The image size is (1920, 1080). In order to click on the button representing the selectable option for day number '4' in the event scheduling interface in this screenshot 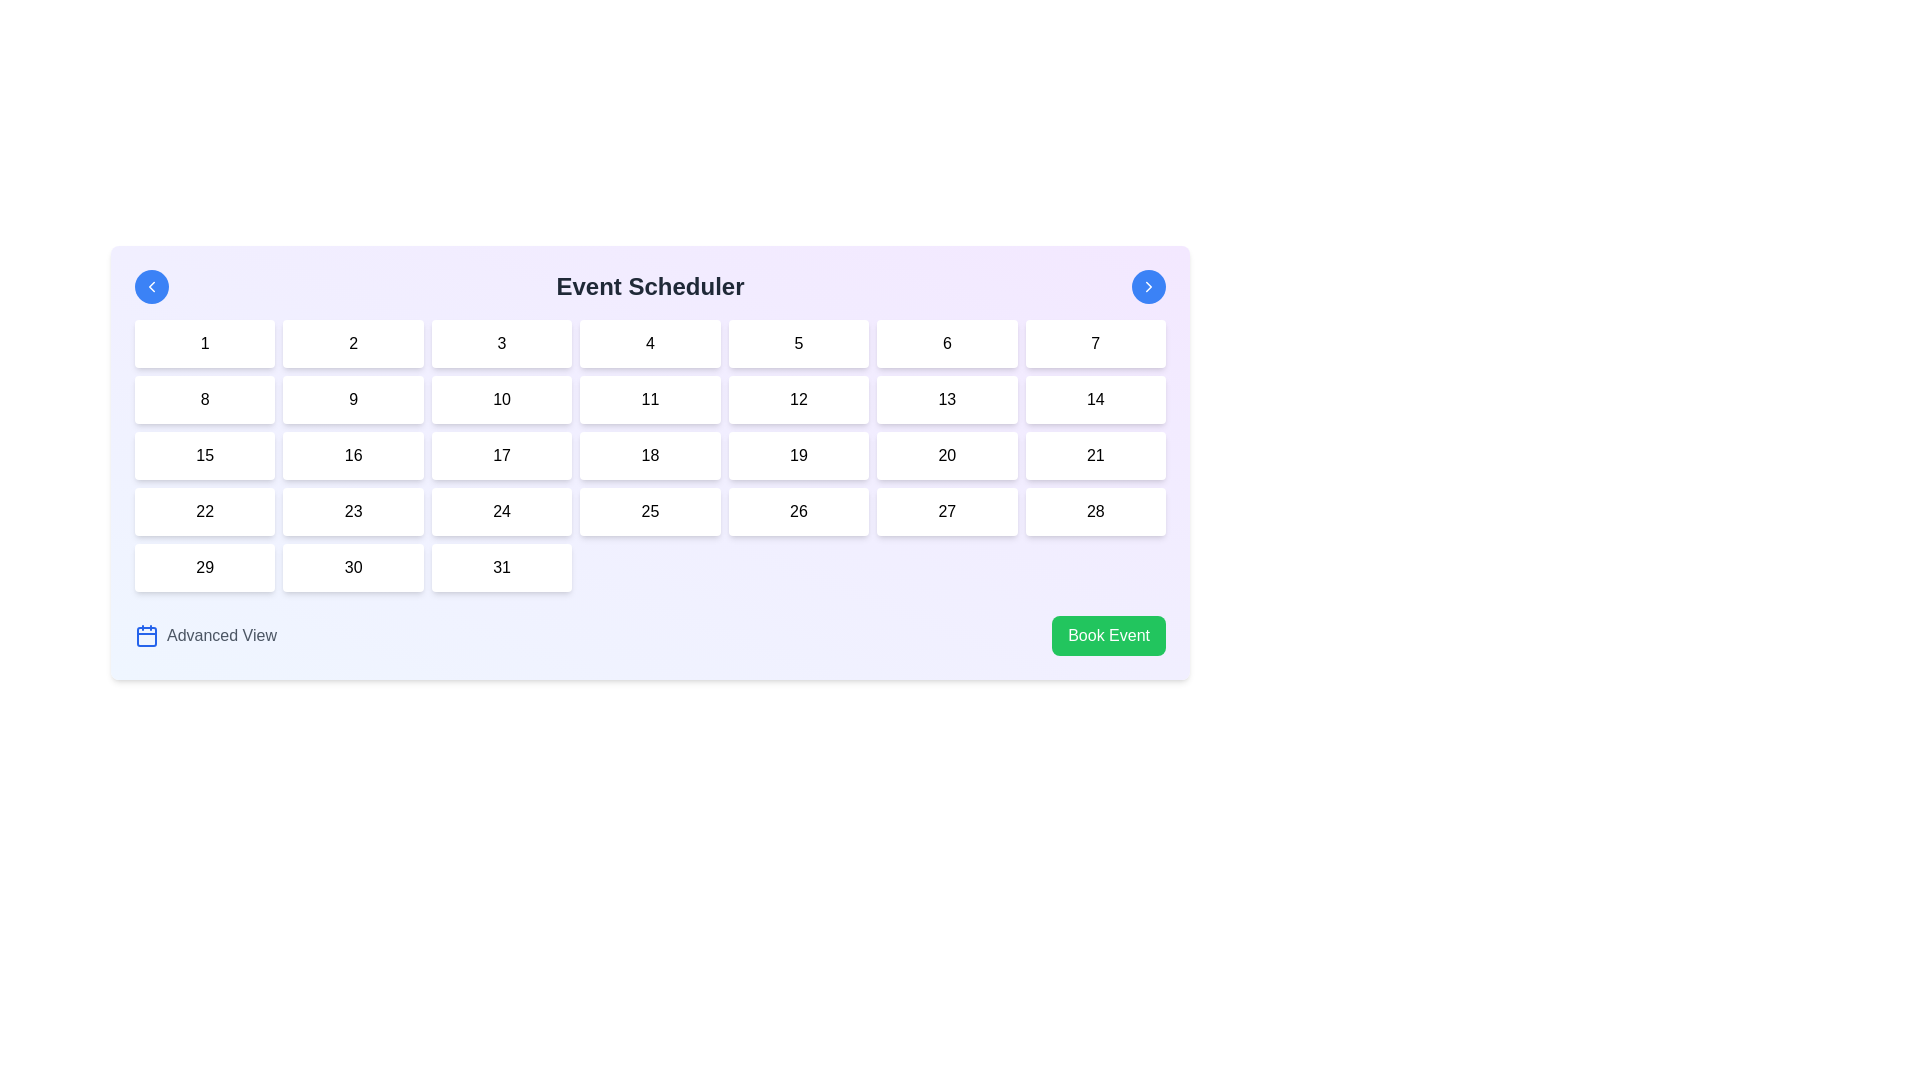, I will do `click(650, 342)`.